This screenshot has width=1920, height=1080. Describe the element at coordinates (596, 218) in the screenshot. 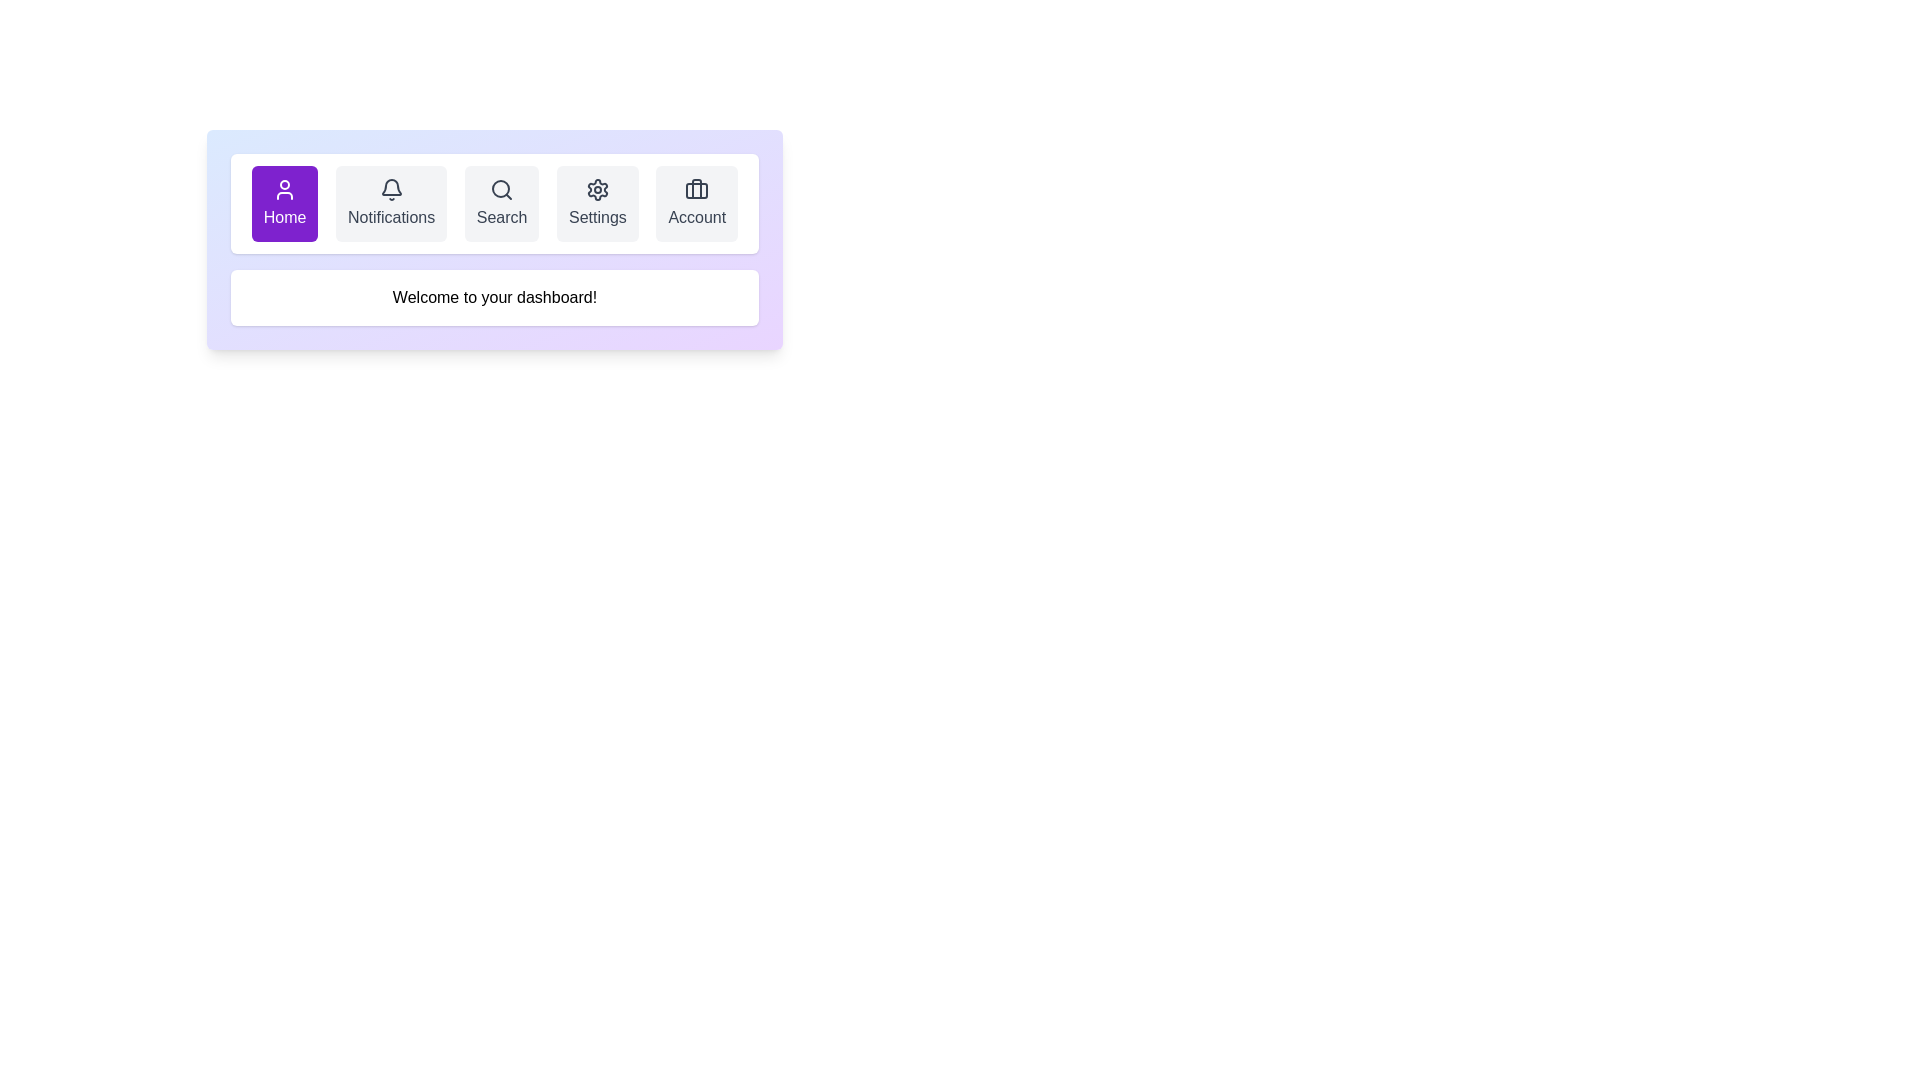

I see `'Settings' text label located in the fourth navigational item of the upper navigation menu, which is displayed in bold, dark gray font below a gear icon` at that location.